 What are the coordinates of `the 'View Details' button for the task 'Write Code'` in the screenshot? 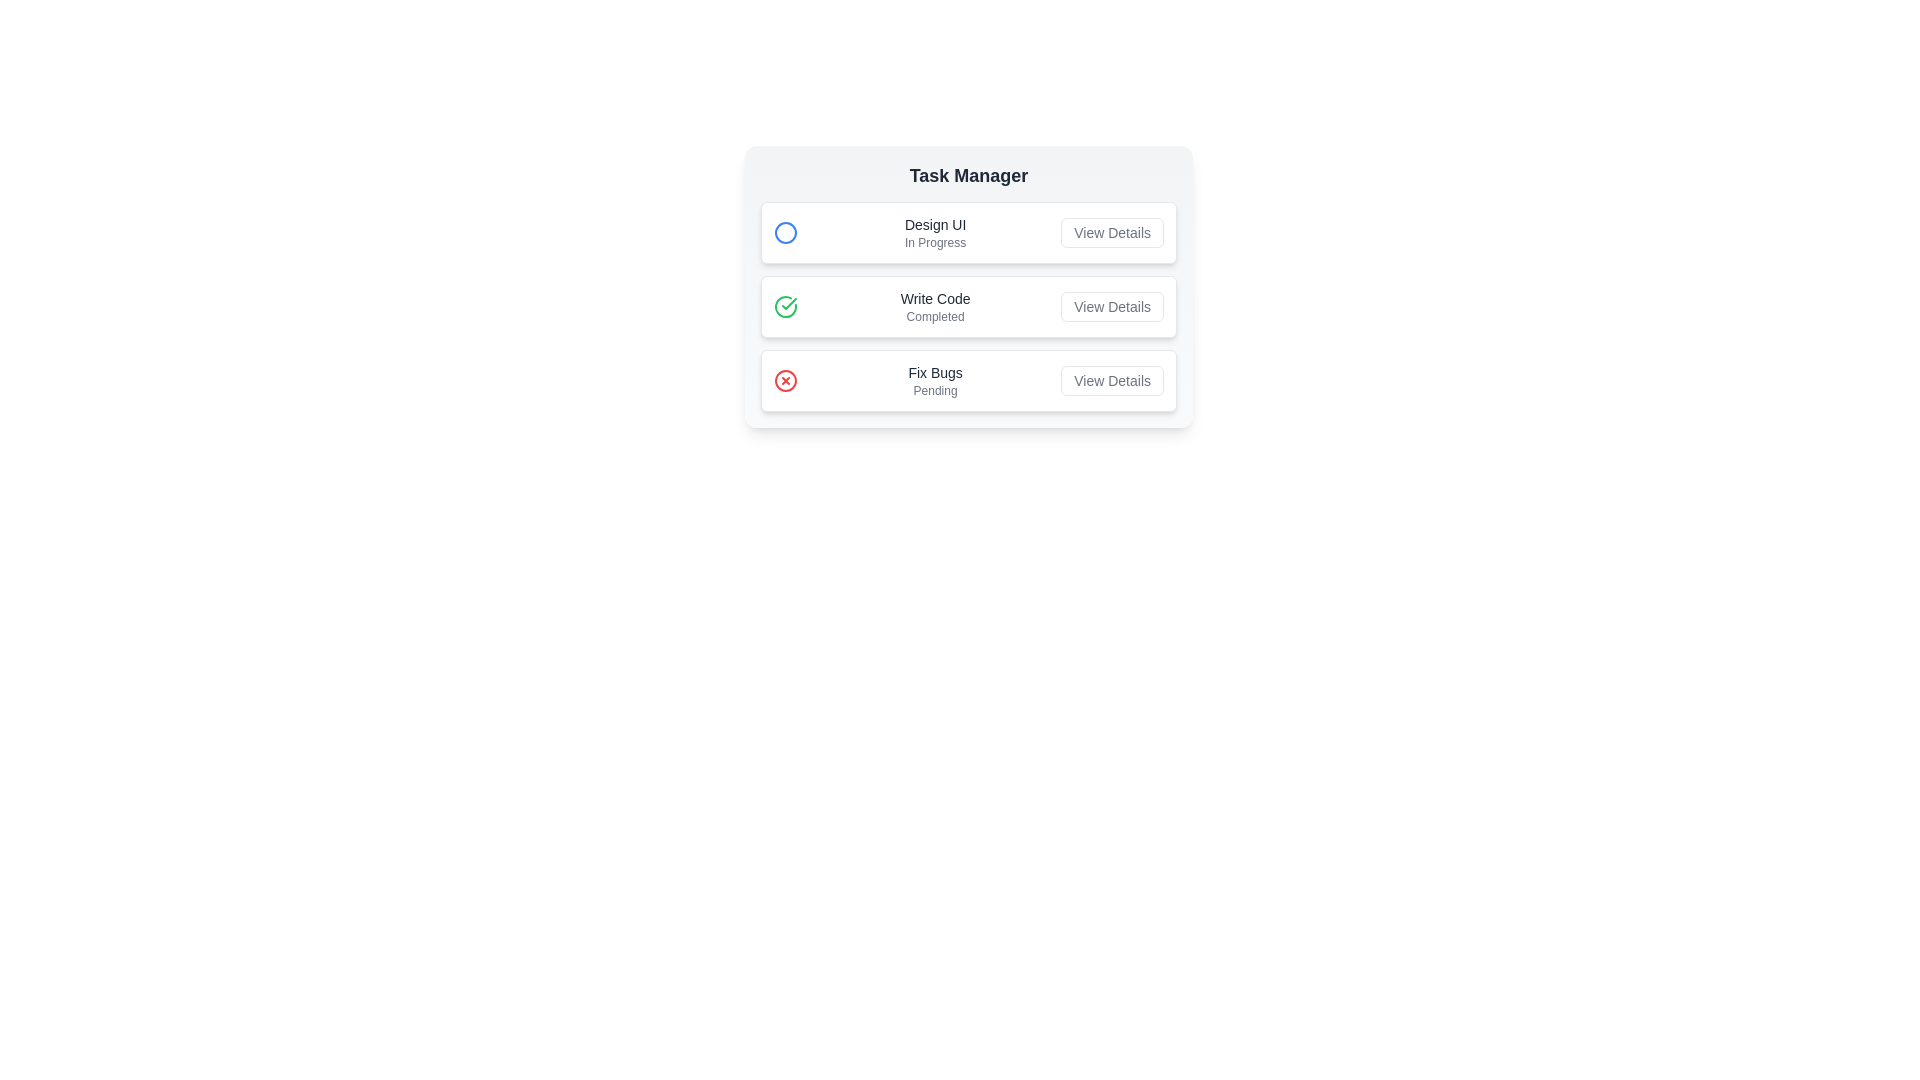 It's located at (1111, 307).